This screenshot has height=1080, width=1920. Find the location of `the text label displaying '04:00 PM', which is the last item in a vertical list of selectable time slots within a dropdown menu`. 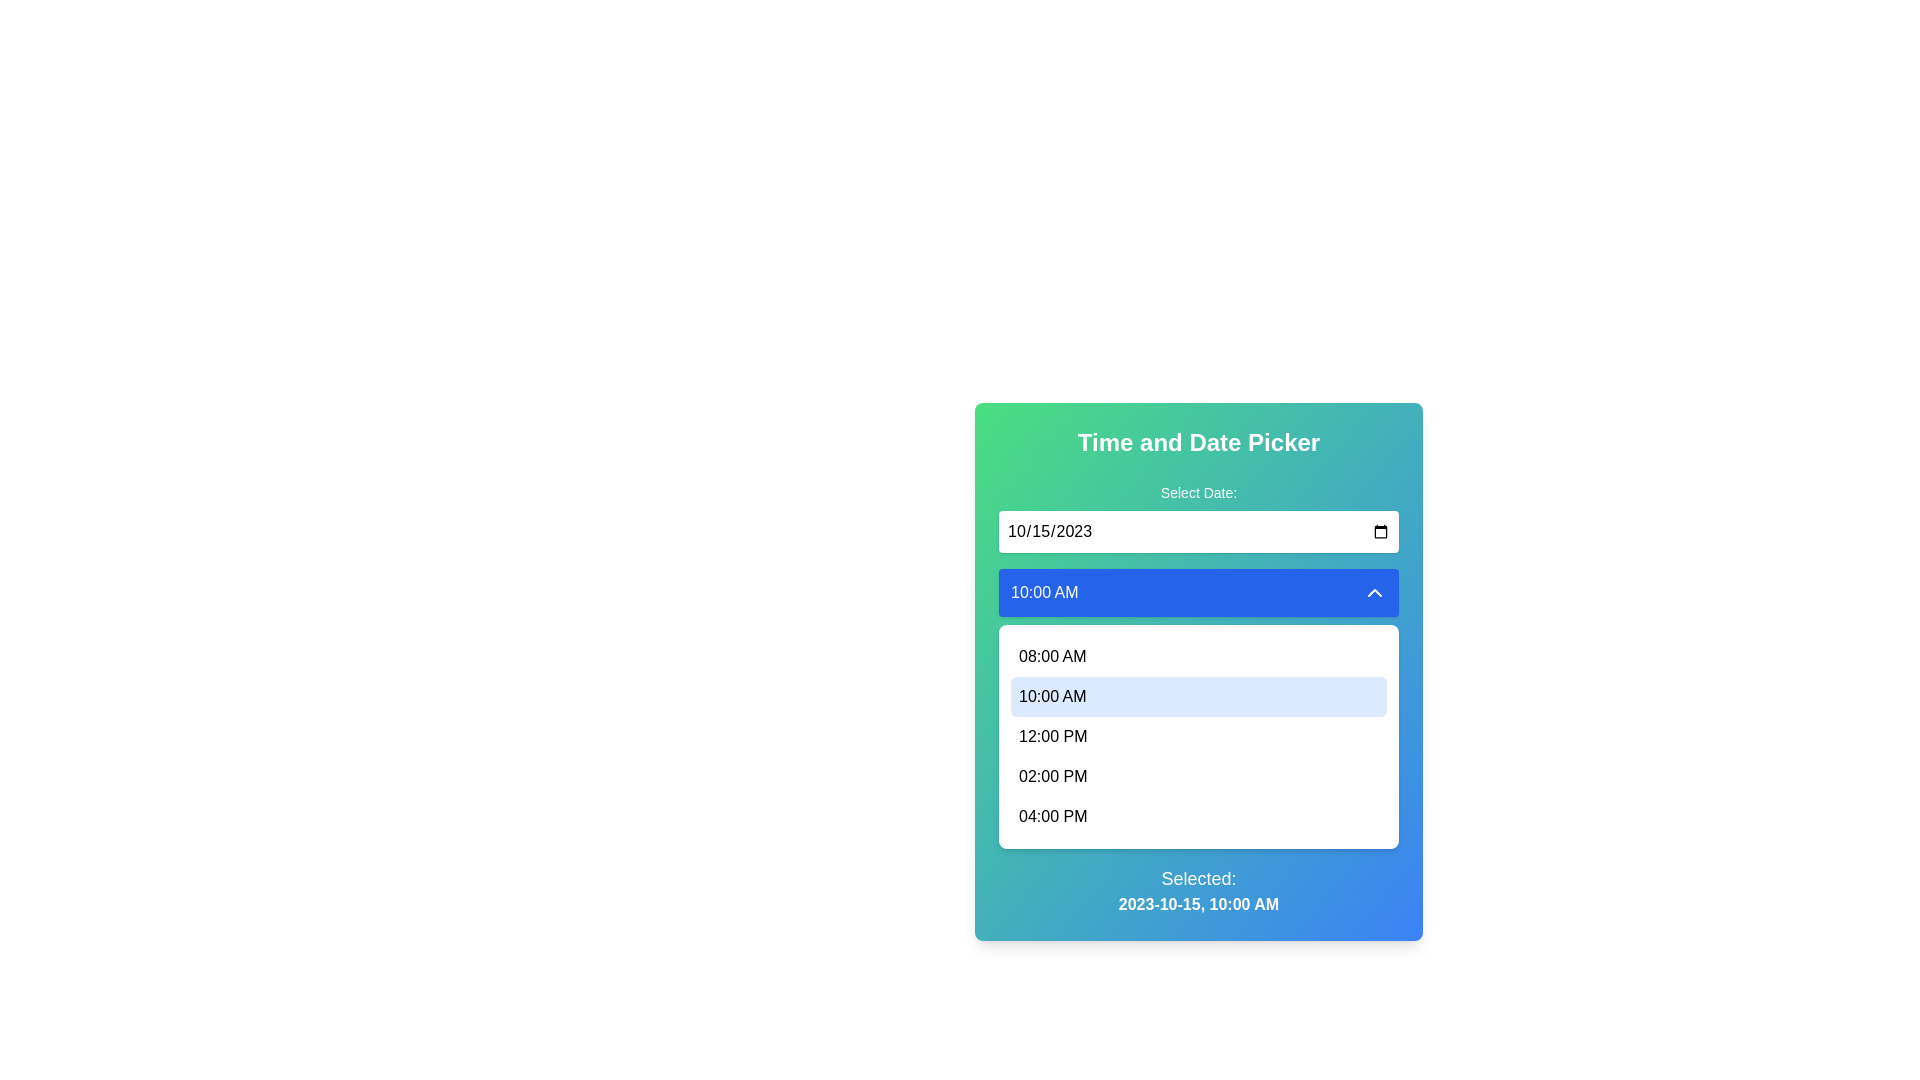

the text label displaying '04:00 PM', which is the last item in a vertical list of selectable time slots within a dropdown menu is located at coordinates (1052, 817).